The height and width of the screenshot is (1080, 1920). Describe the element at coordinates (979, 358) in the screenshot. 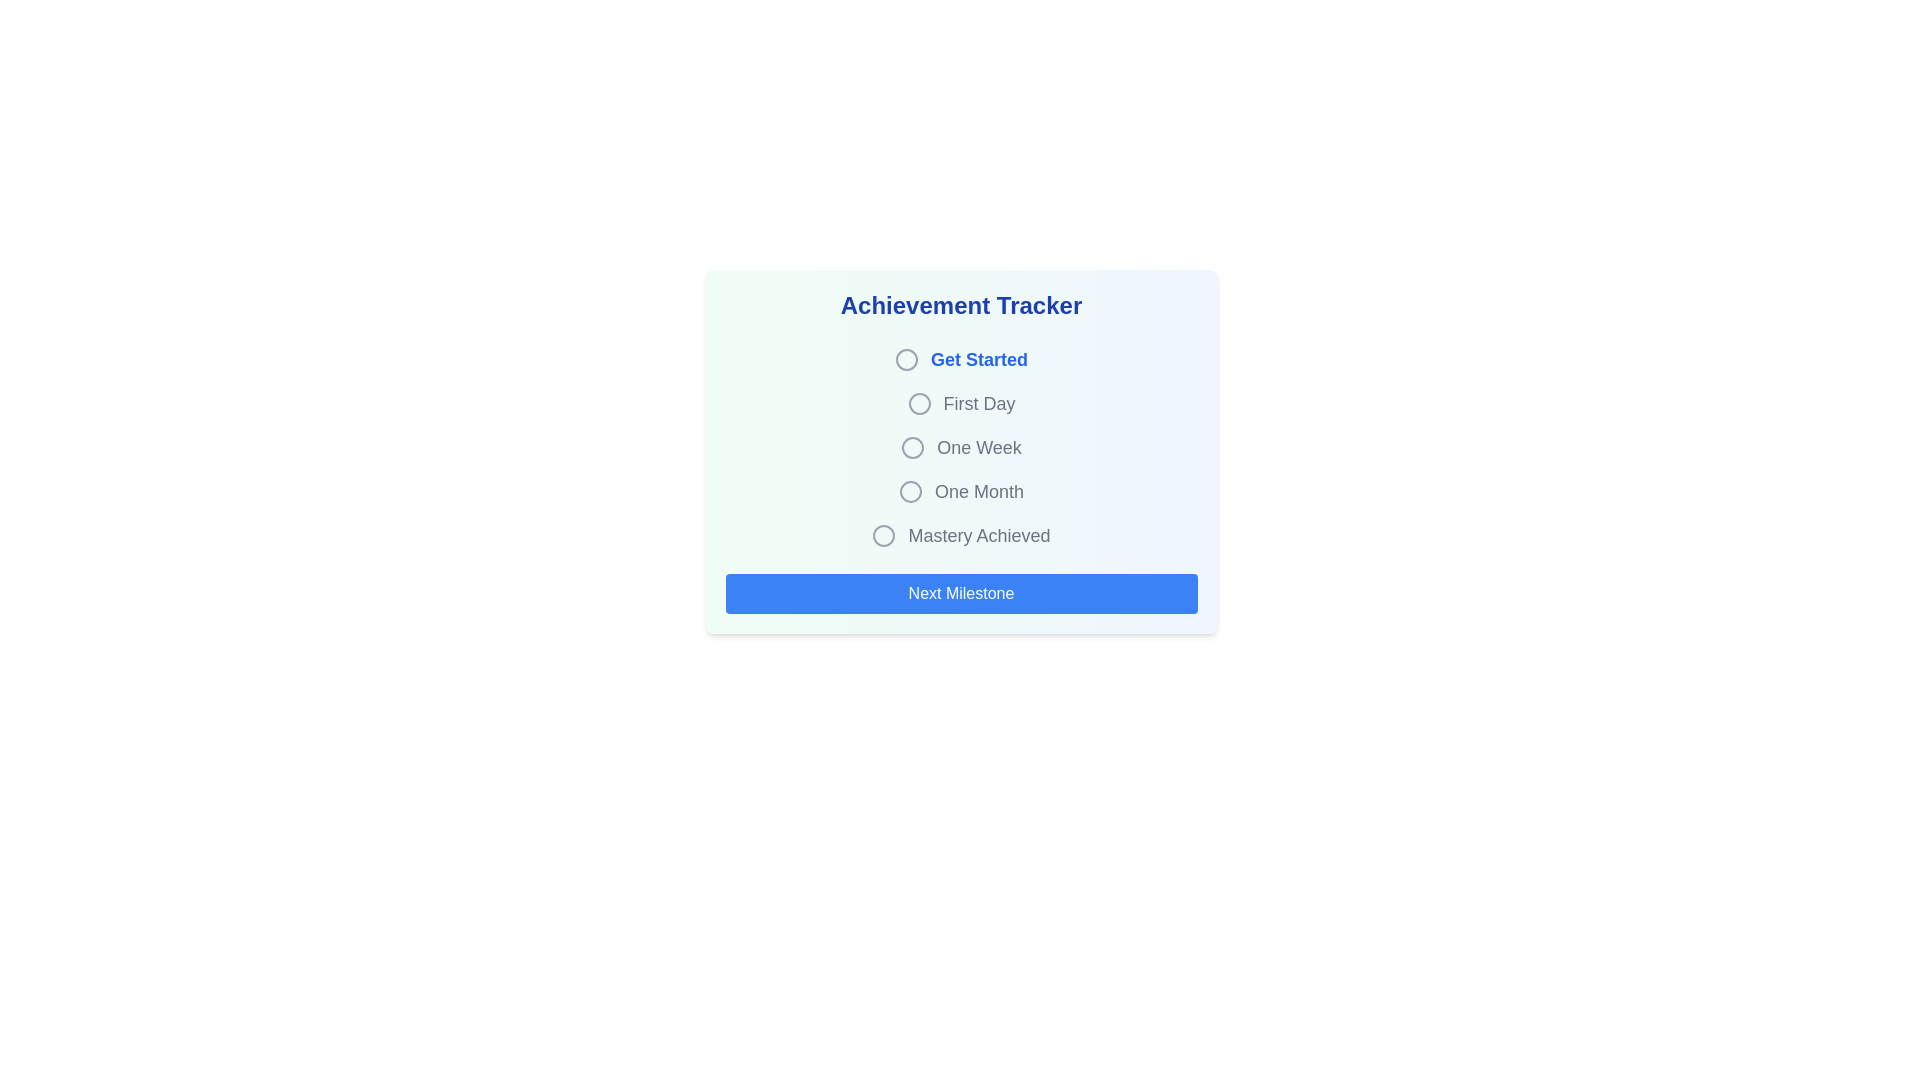

I see `text of the Text Label that serves as a label for a selectable option adjacent to a radio button in the 'Achievement Tracker' card component` at that location.